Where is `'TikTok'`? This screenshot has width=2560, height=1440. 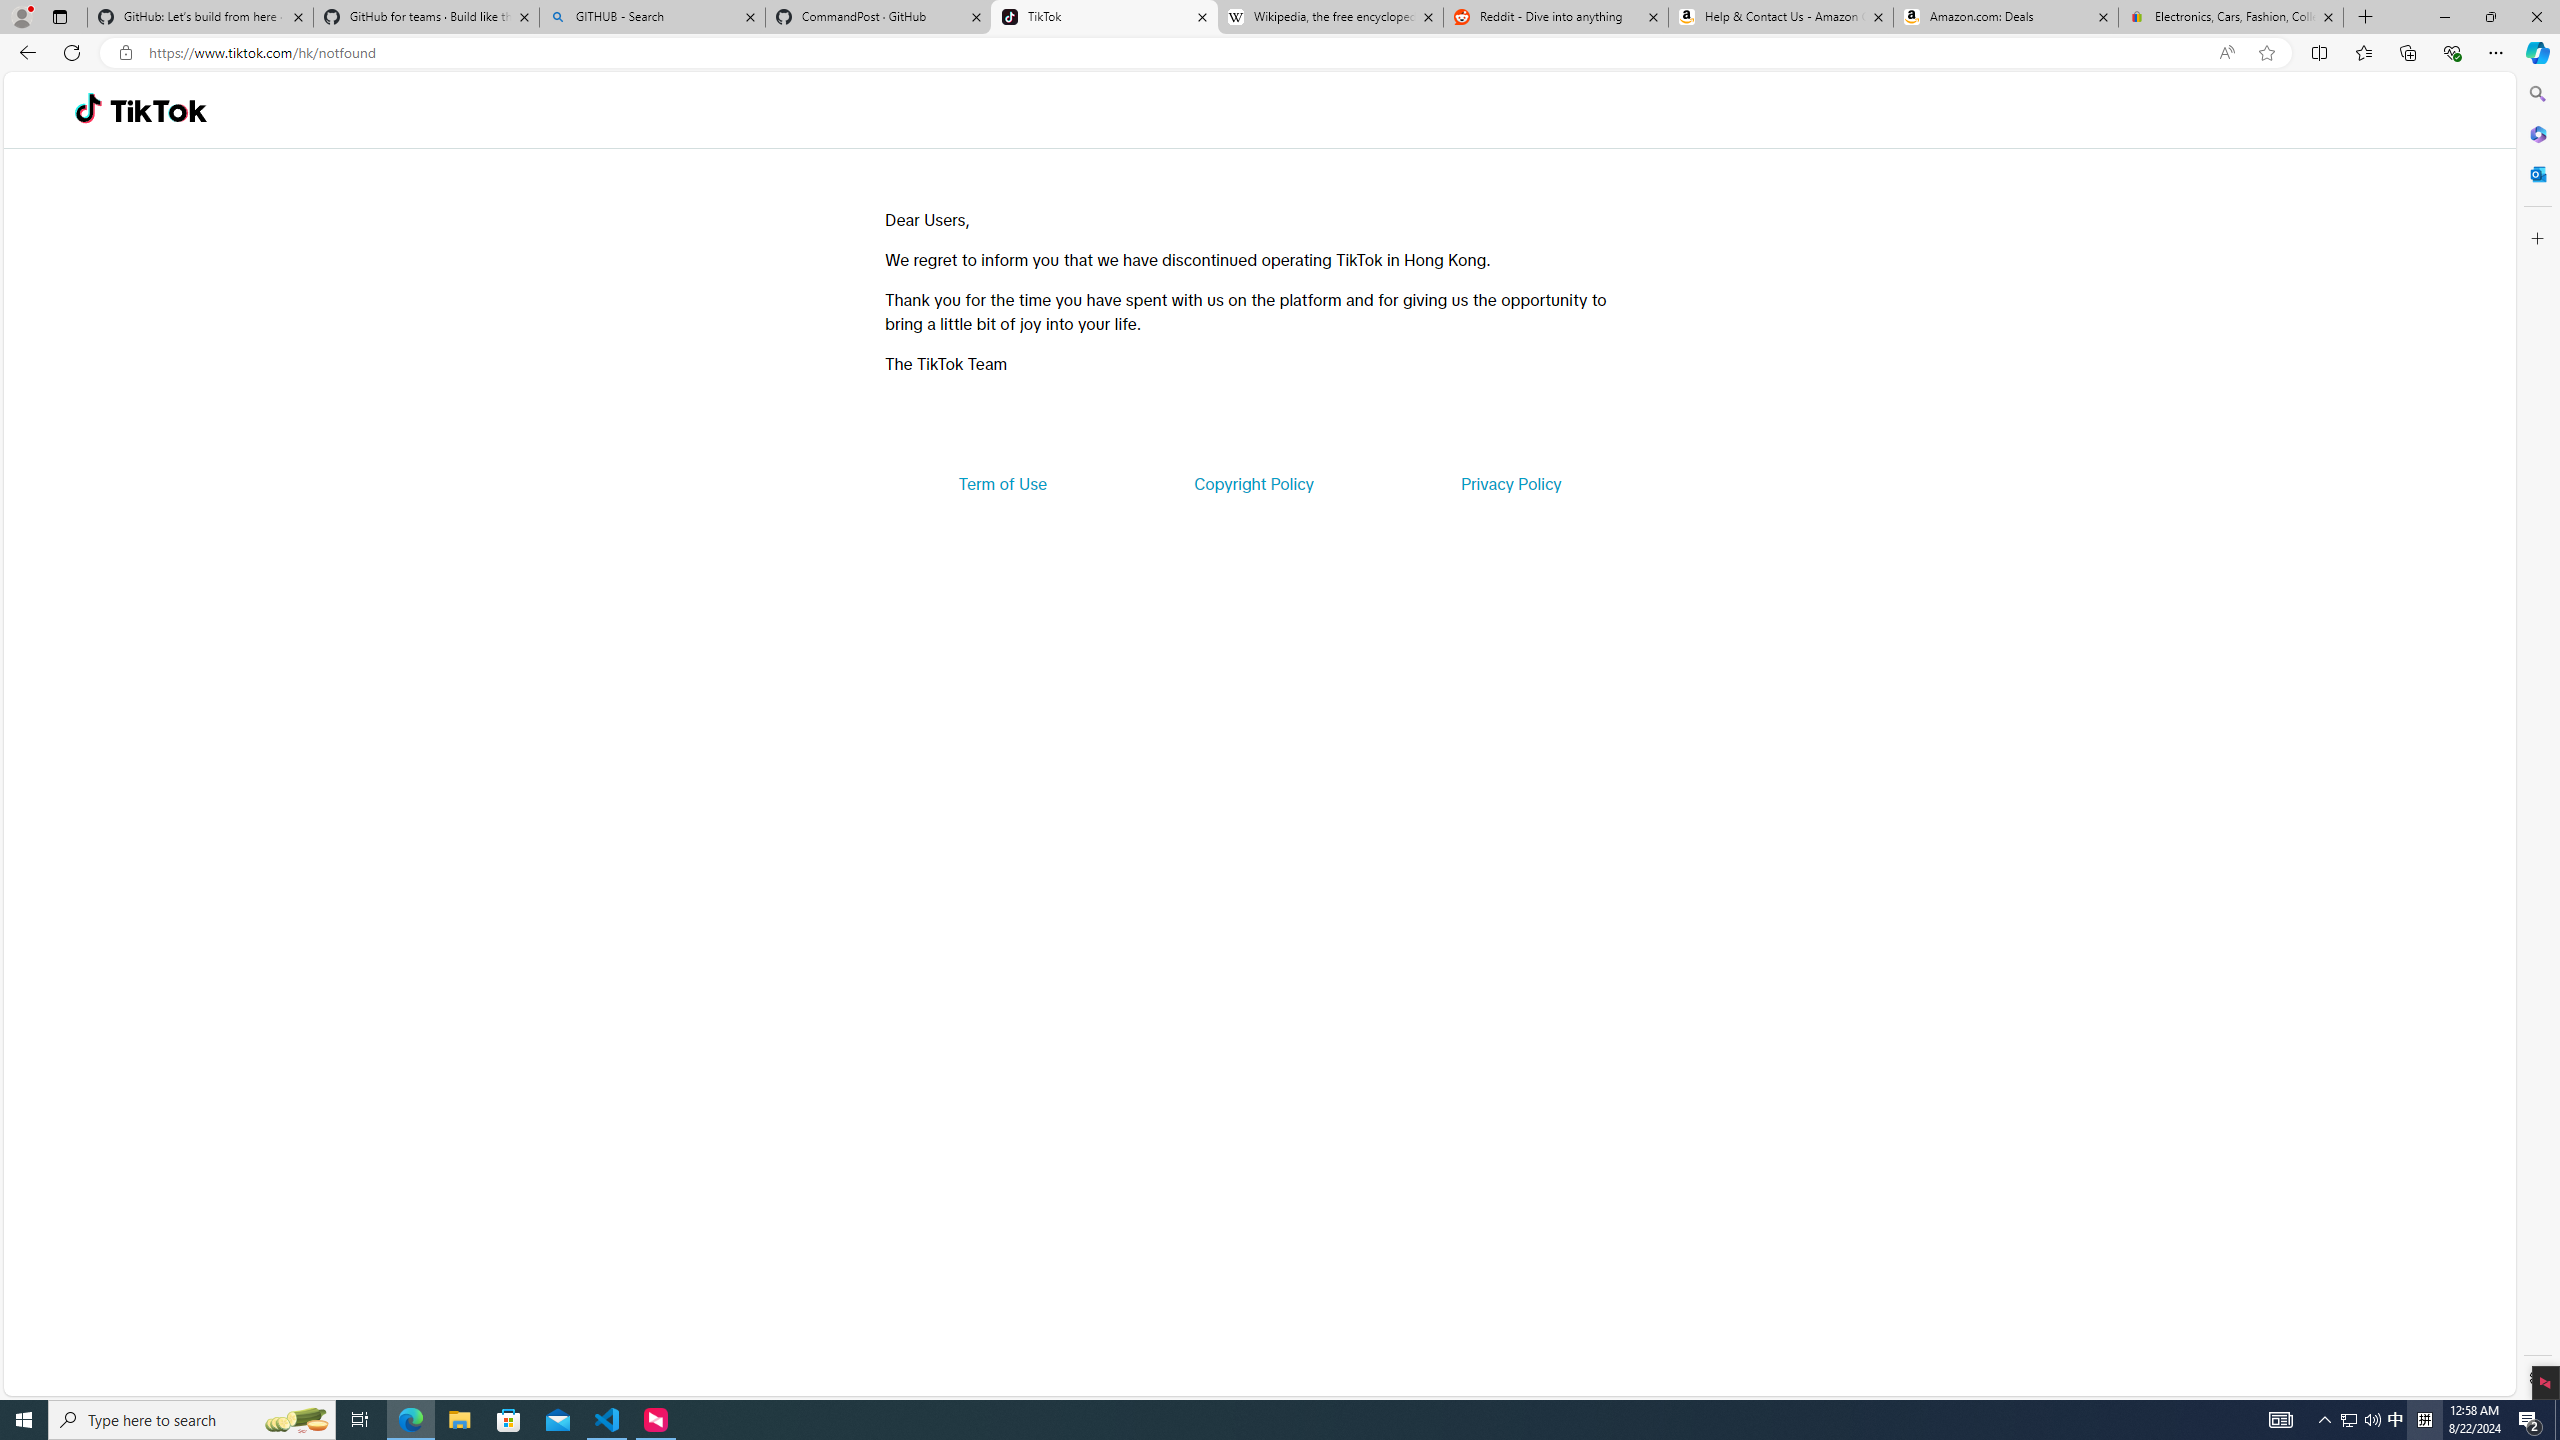 'TikTok' is located at coordinates (158, 110).